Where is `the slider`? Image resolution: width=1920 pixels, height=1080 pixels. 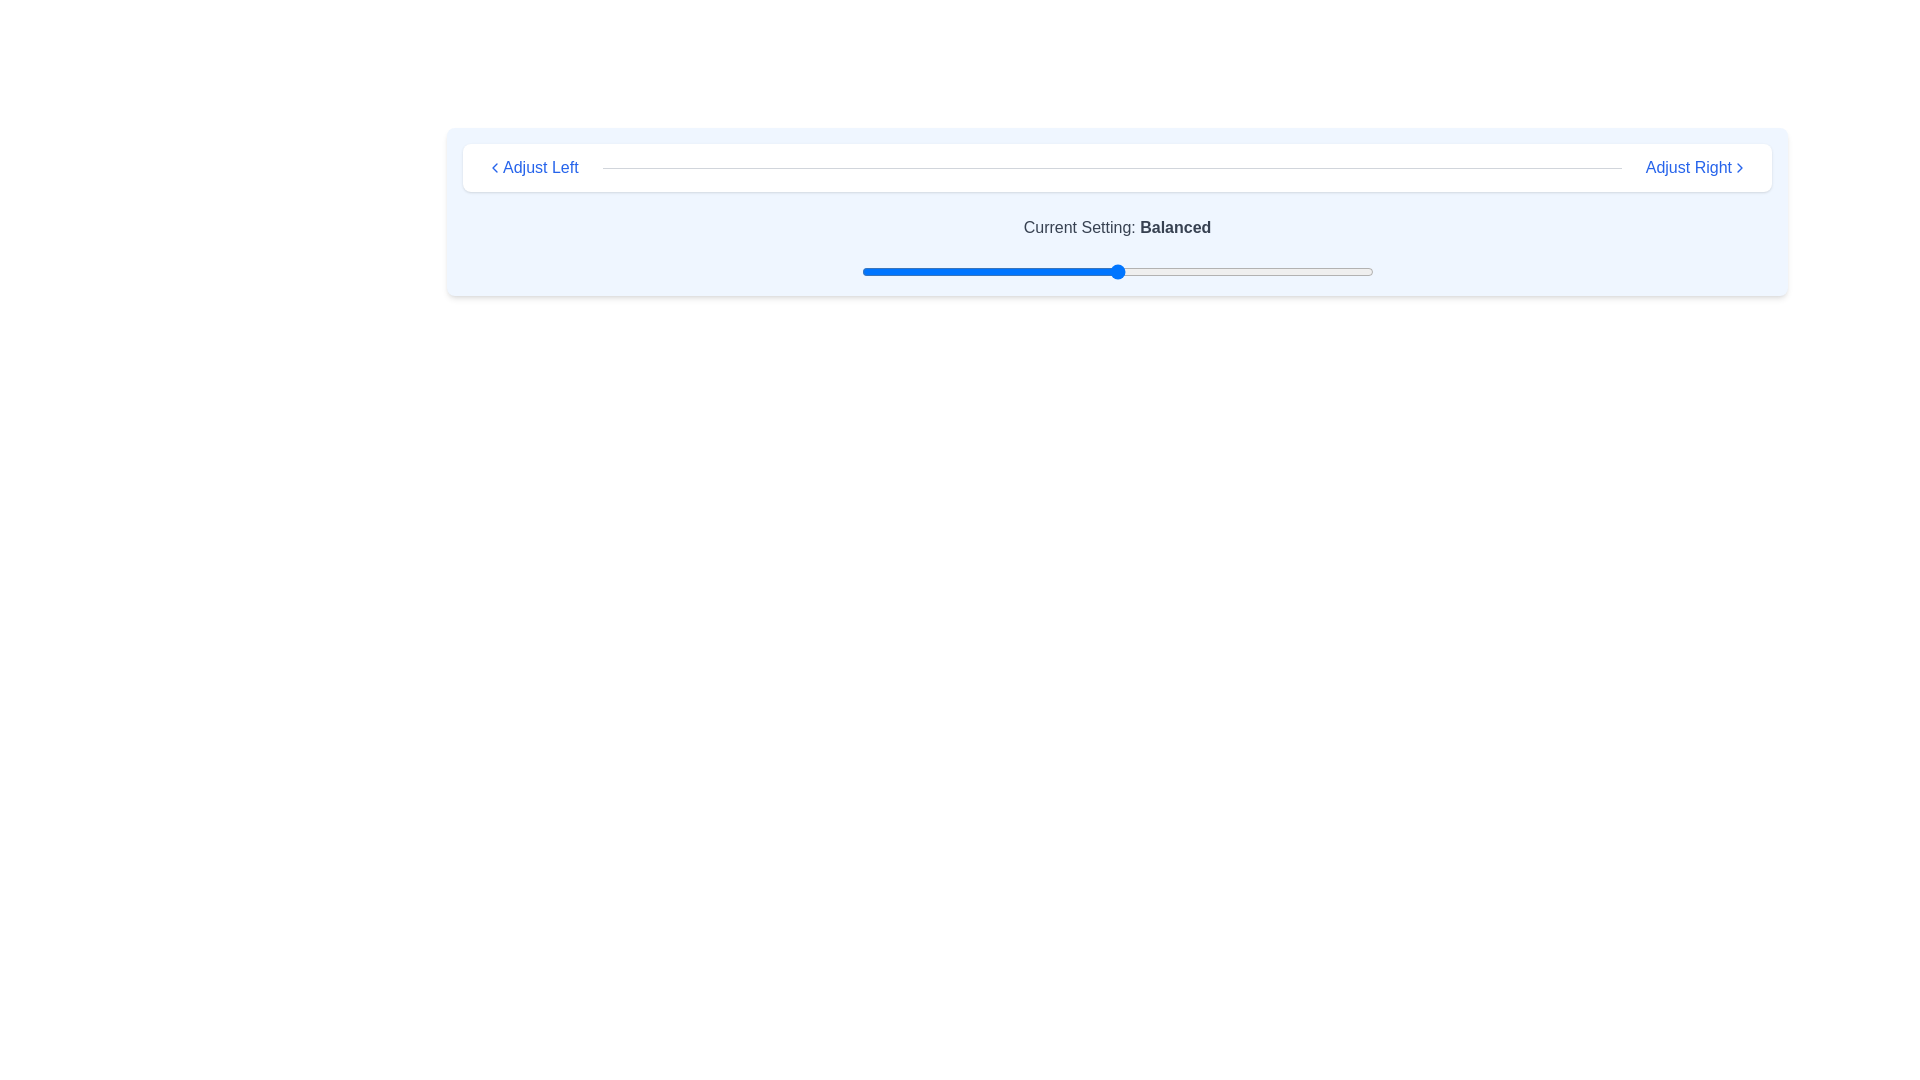 the slider is located at coordinates (871, 272).